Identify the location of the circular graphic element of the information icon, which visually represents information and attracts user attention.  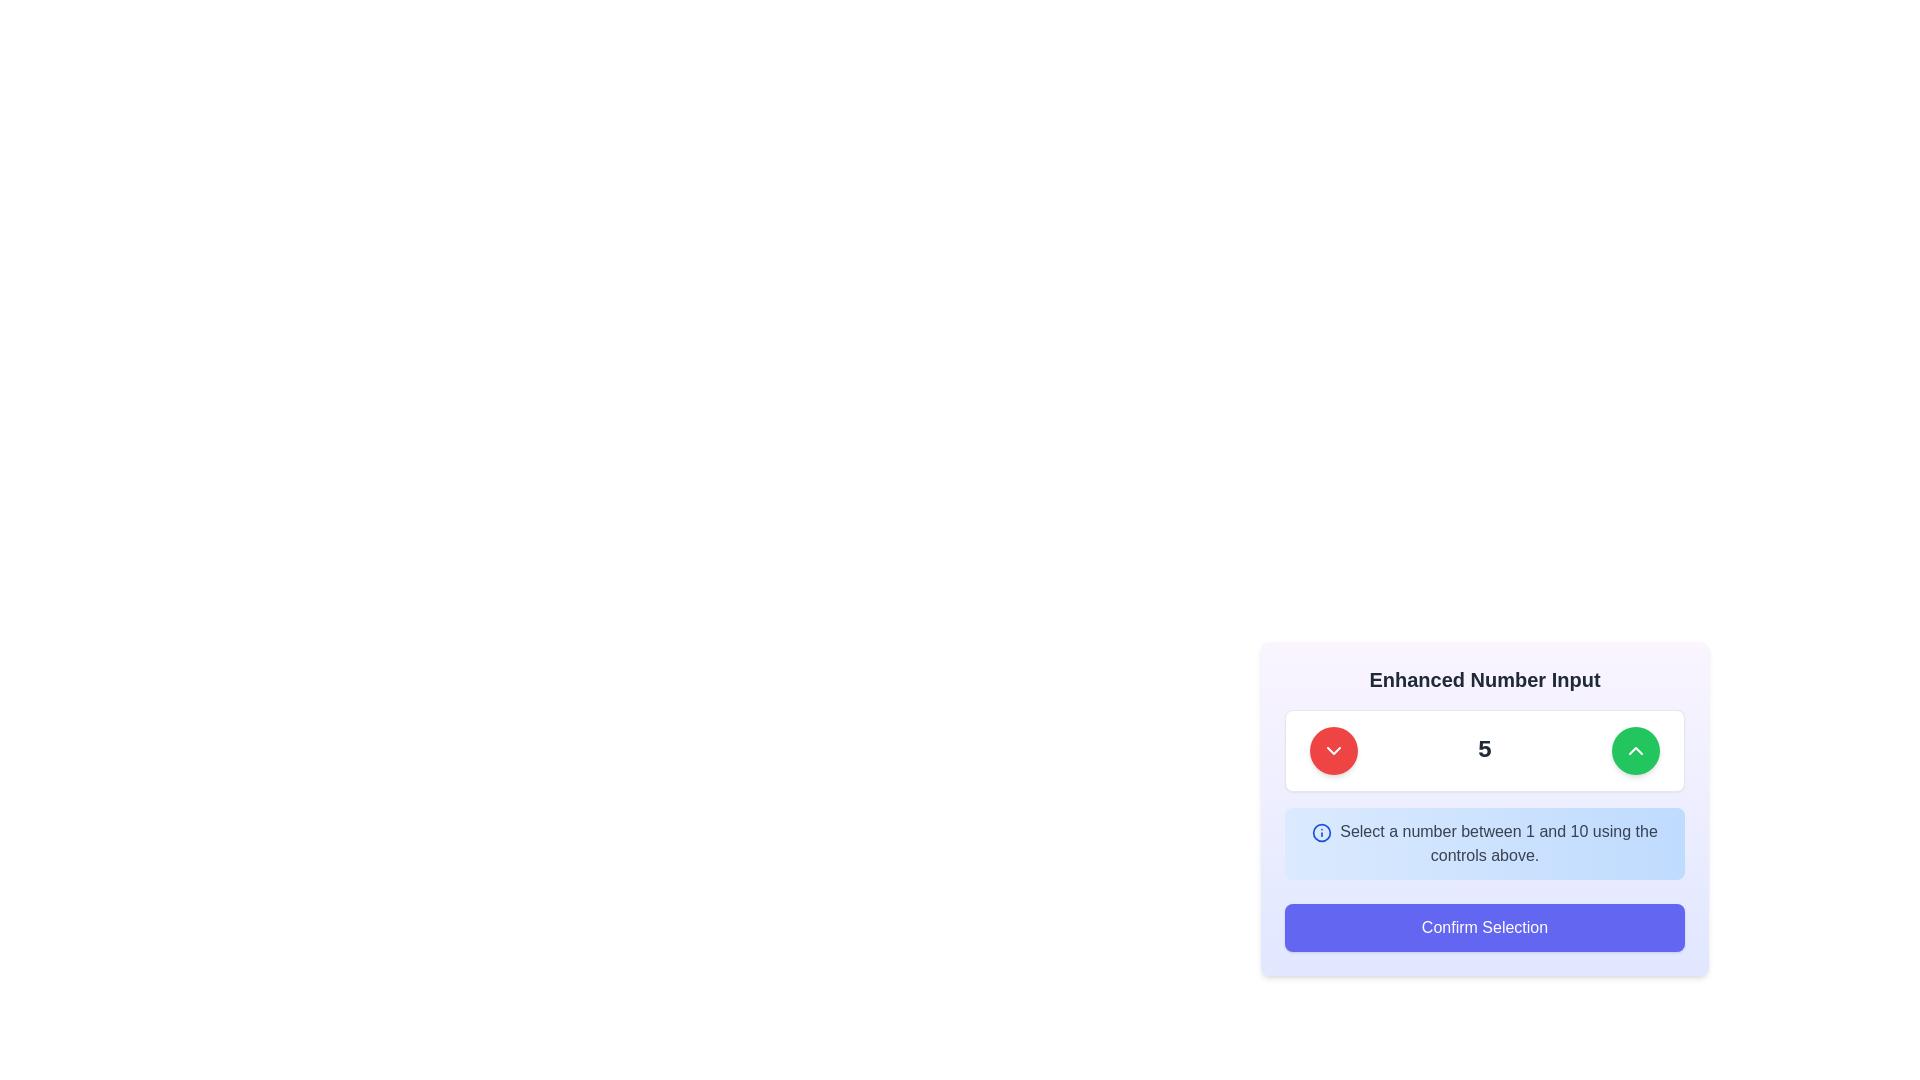
(1322, 832).